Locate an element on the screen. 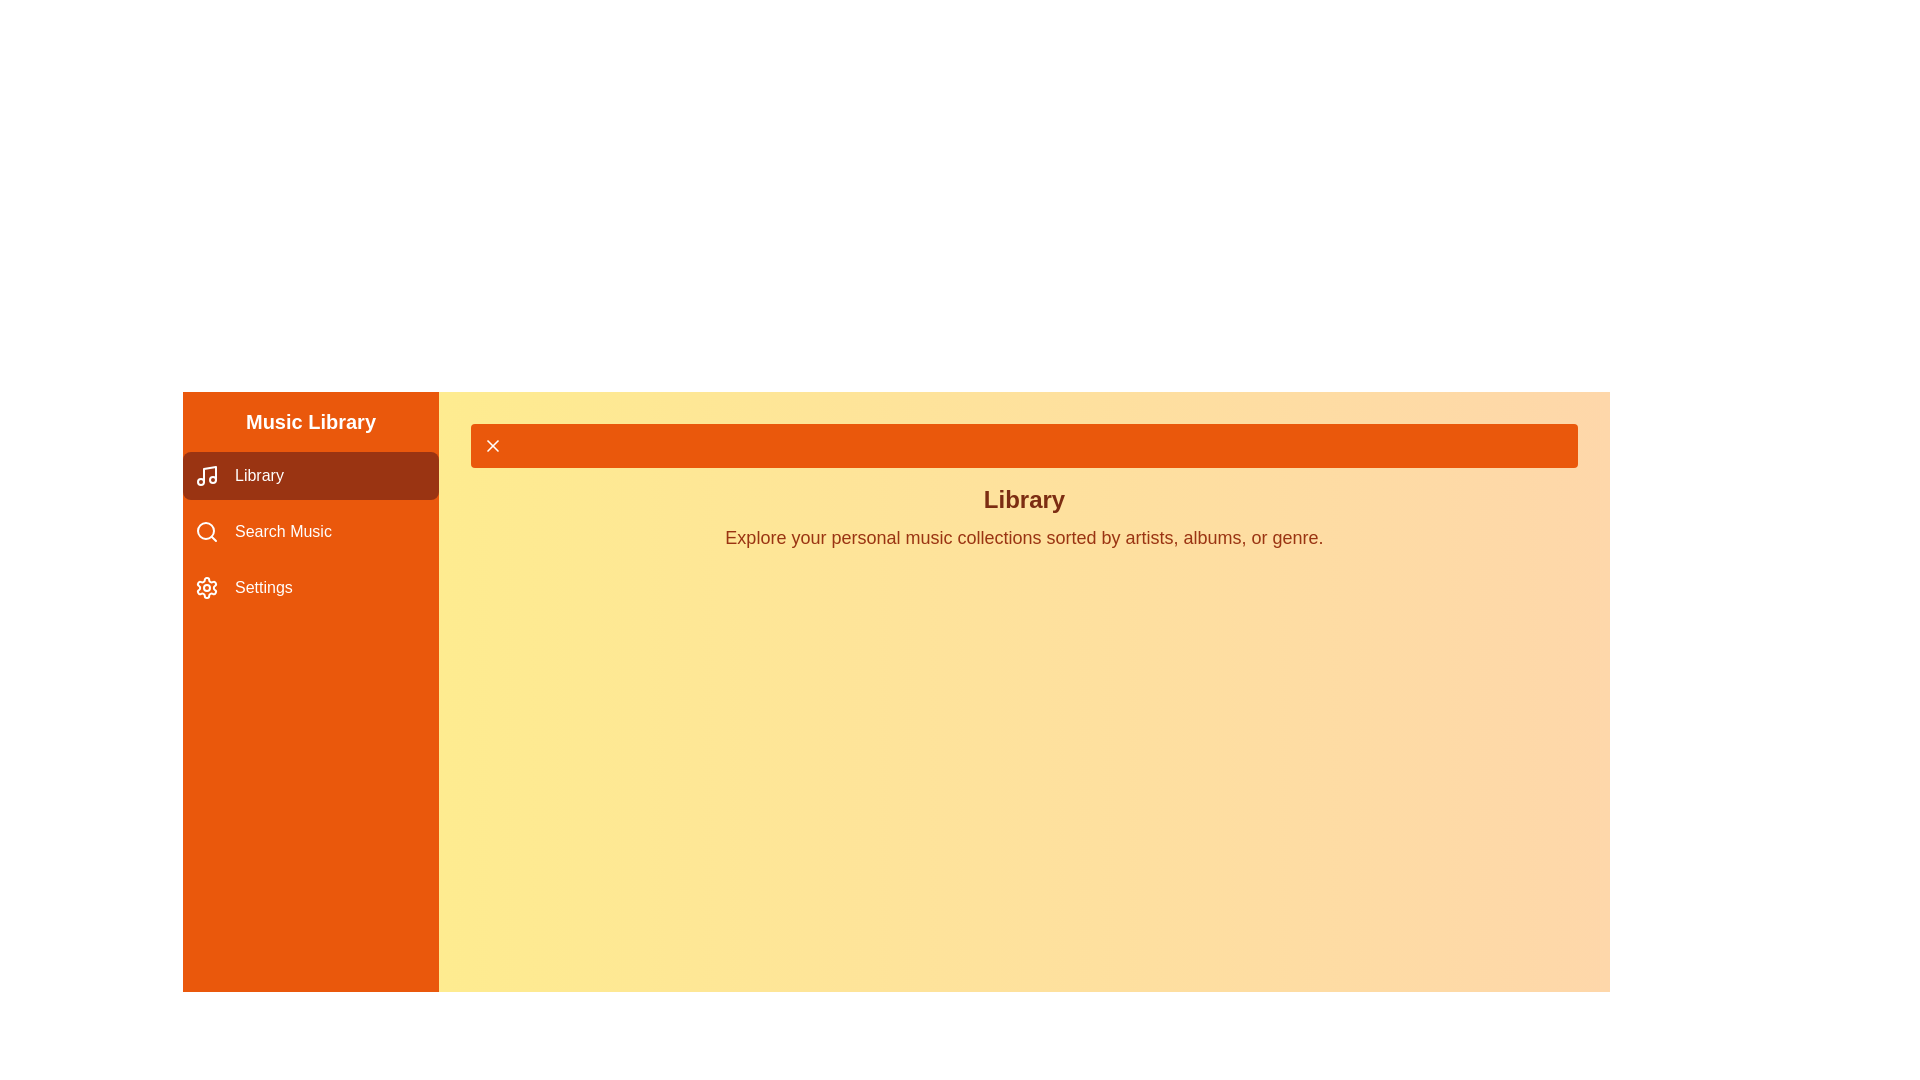 Image resolution: width=1920 pixels, height=1080 pixels. the menu item Library to view its hover state effect is located at coordinates (310, 475).